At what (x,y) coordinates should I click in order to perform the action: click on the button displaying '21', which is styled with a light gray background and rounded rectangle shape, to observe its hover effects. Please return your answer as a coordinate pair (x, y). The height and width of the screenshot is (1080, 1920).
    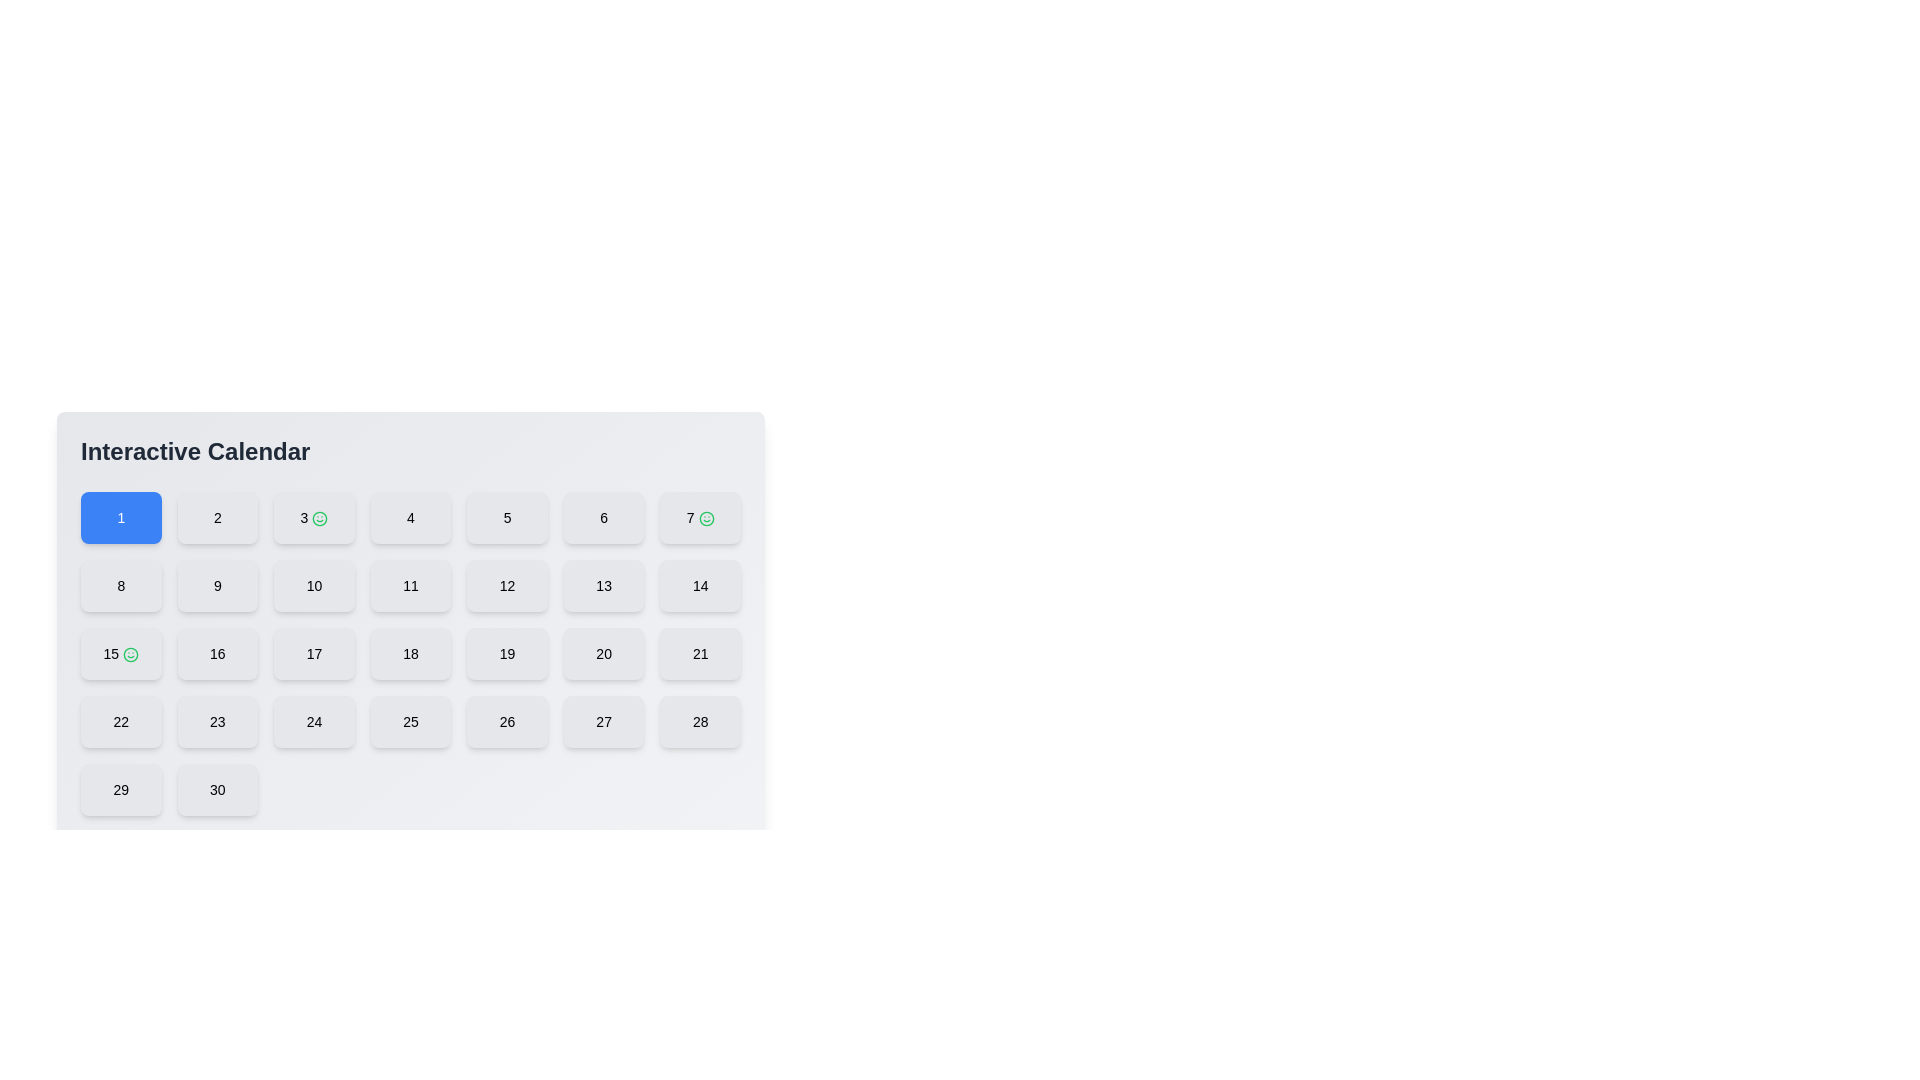
    Looking at the image, I should click on (700, 654).